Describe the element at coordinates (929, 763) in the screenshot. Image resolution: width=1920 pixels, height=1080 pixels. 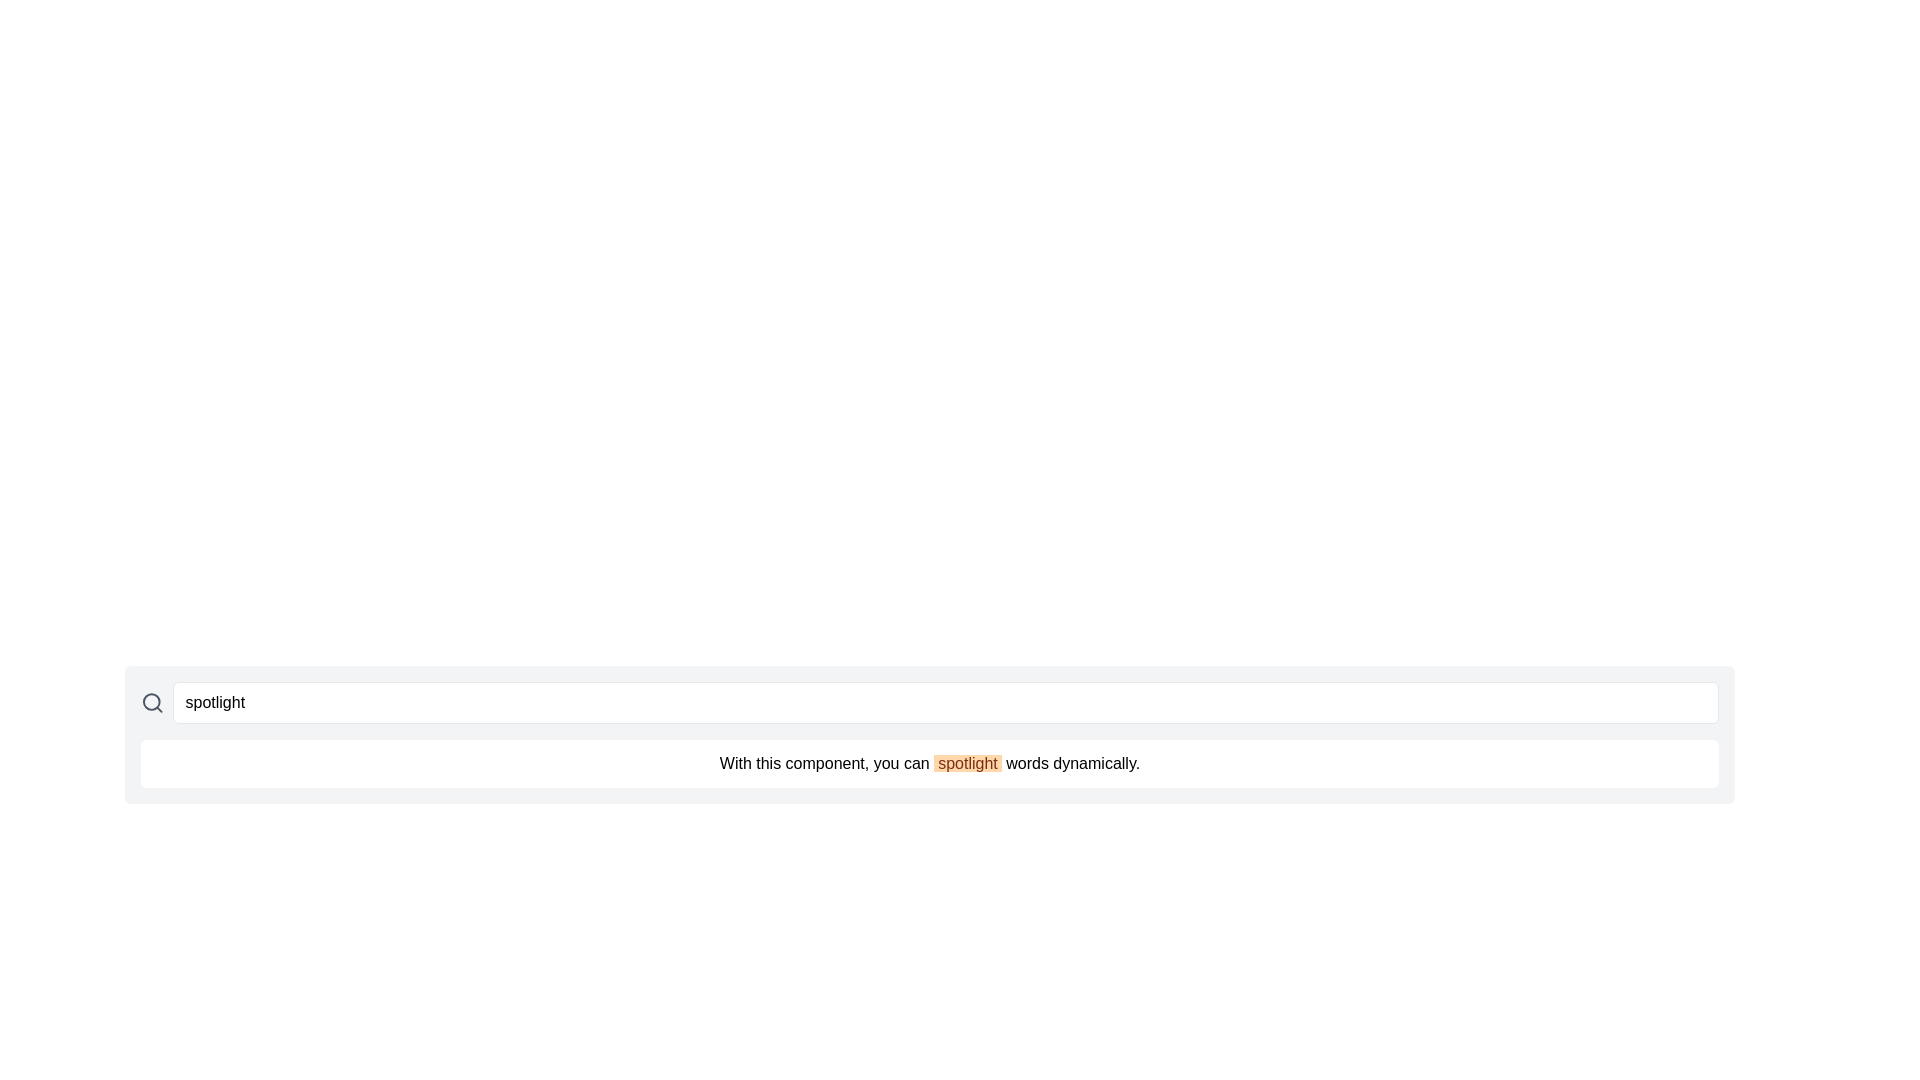
I see `the text block containing the message 'With this component, you can spotlight words dynamically.' which has the word 'spotlight' highlighted in orange` at that location.